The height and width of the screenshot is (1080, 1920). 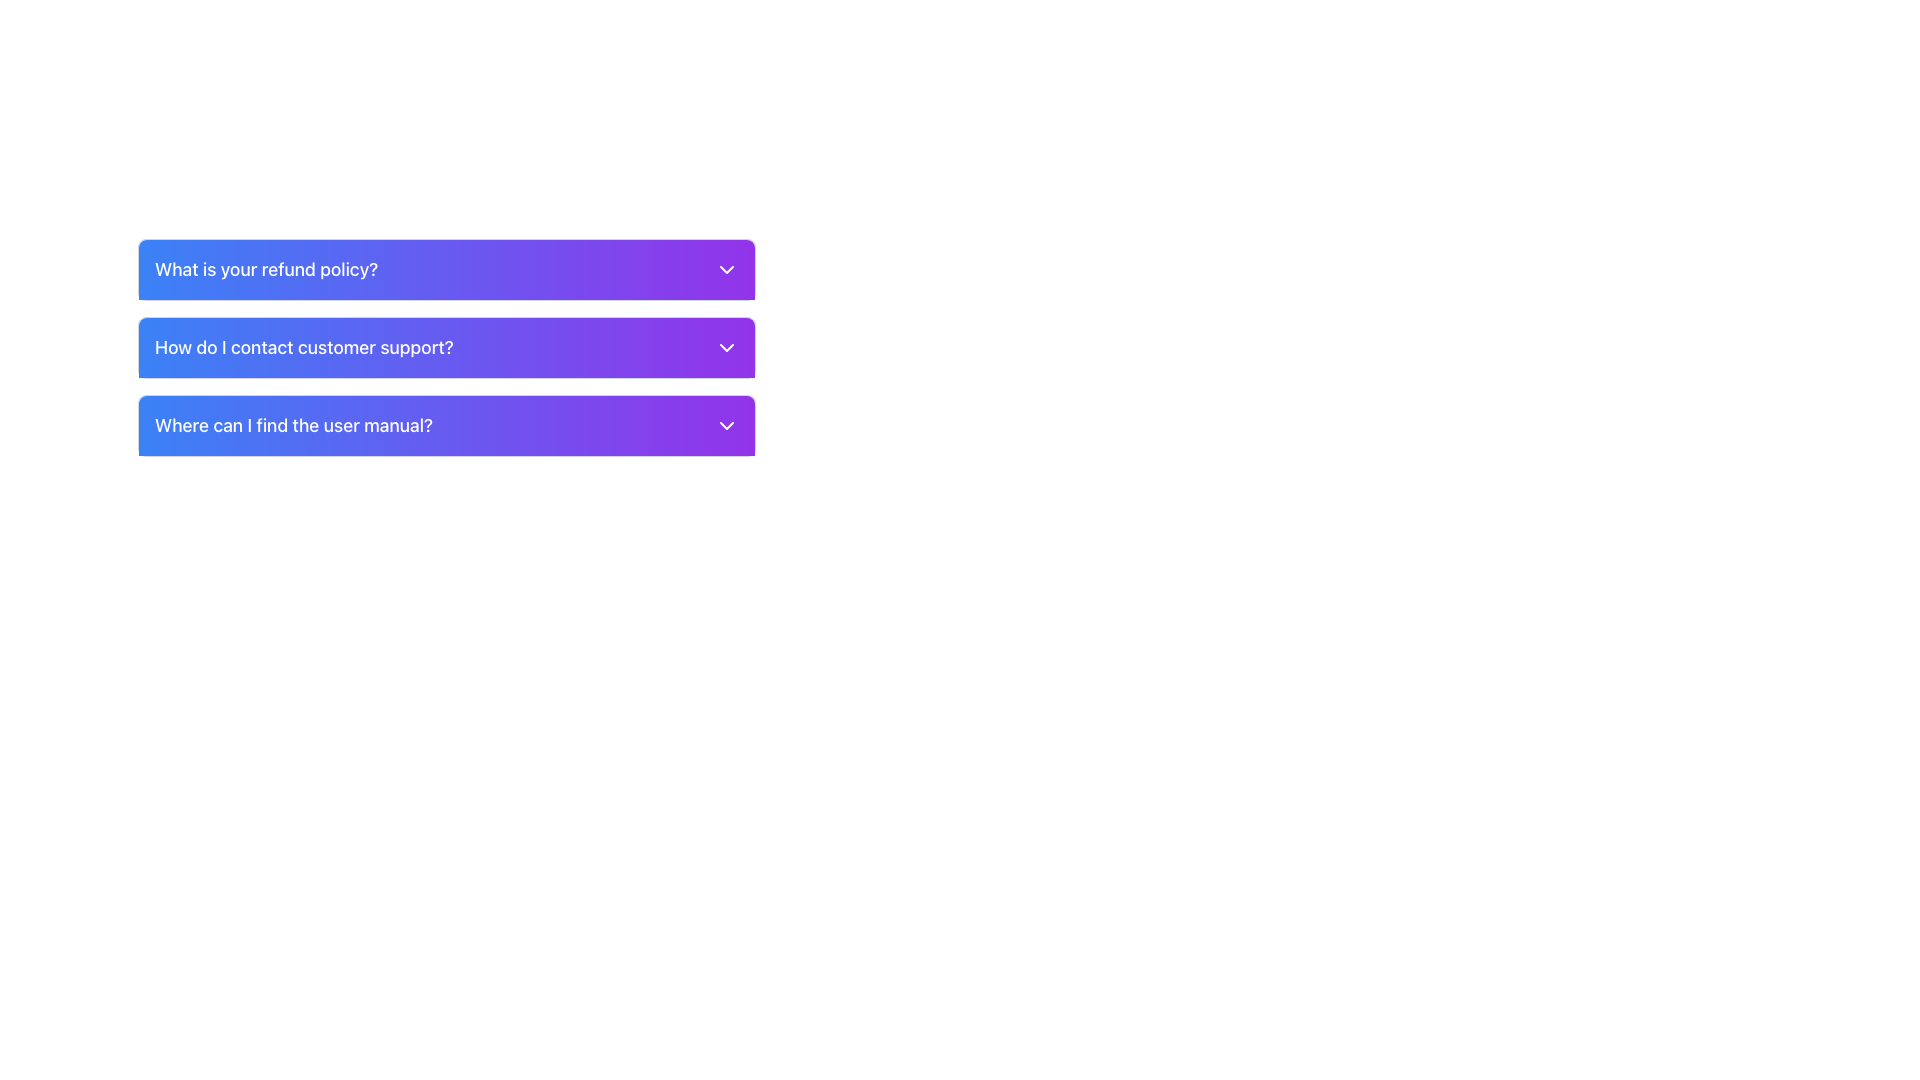 I want to click on the informational text label that serves as the title of a collapsible section regarding the refund policy, located above the sections for customer support and user manual, so click(x=265, y=270).